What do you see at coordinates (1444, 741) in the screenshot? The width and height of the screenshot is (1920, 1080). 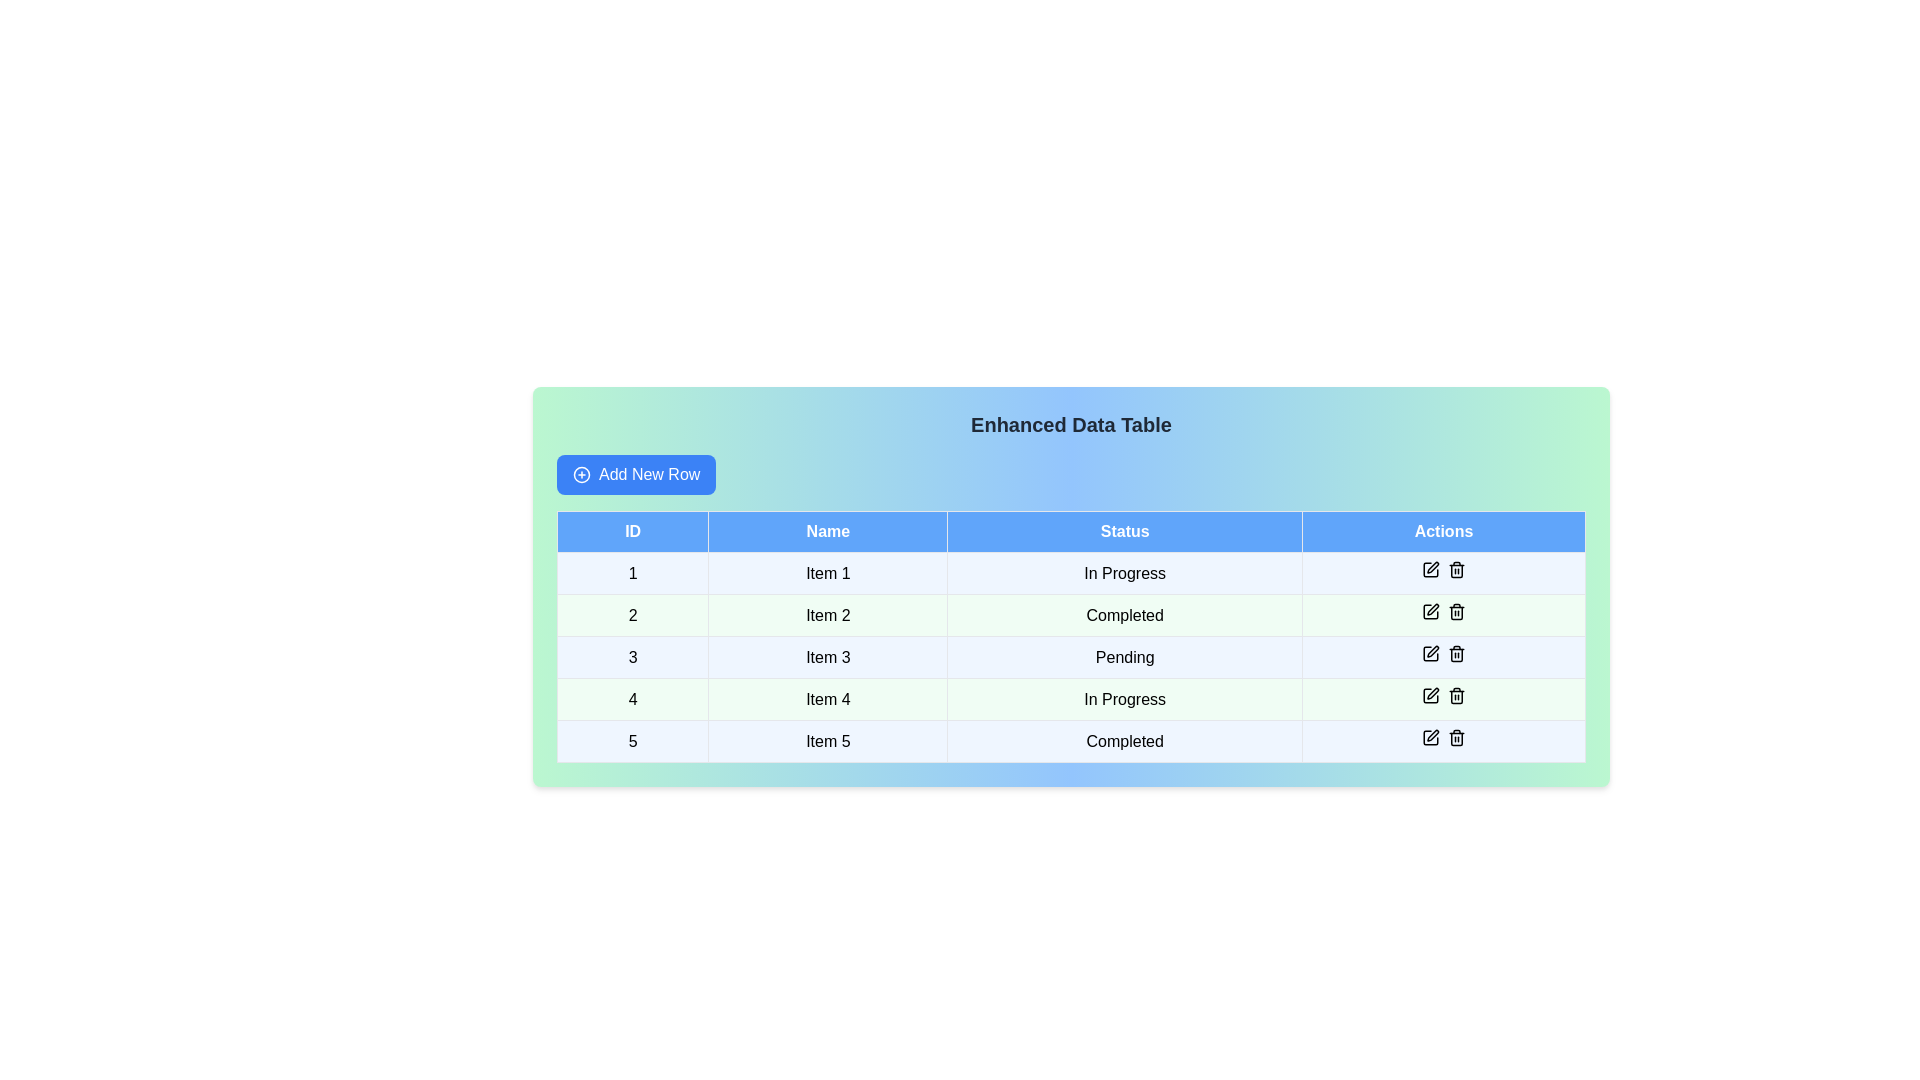 I see `the trash can icon in the 'Actions' column of the fifth row` at bounding box center [1444, 741].